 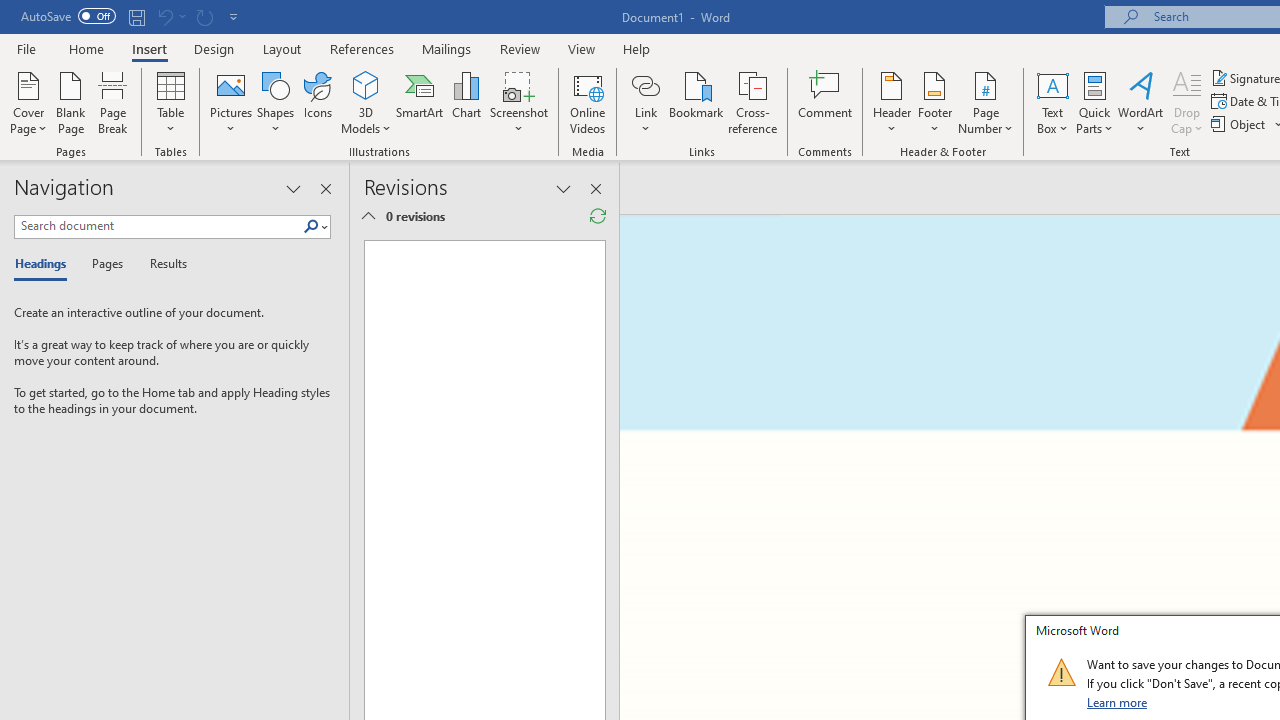 I want to click on 'Page Break', so click(x=112, y=103).